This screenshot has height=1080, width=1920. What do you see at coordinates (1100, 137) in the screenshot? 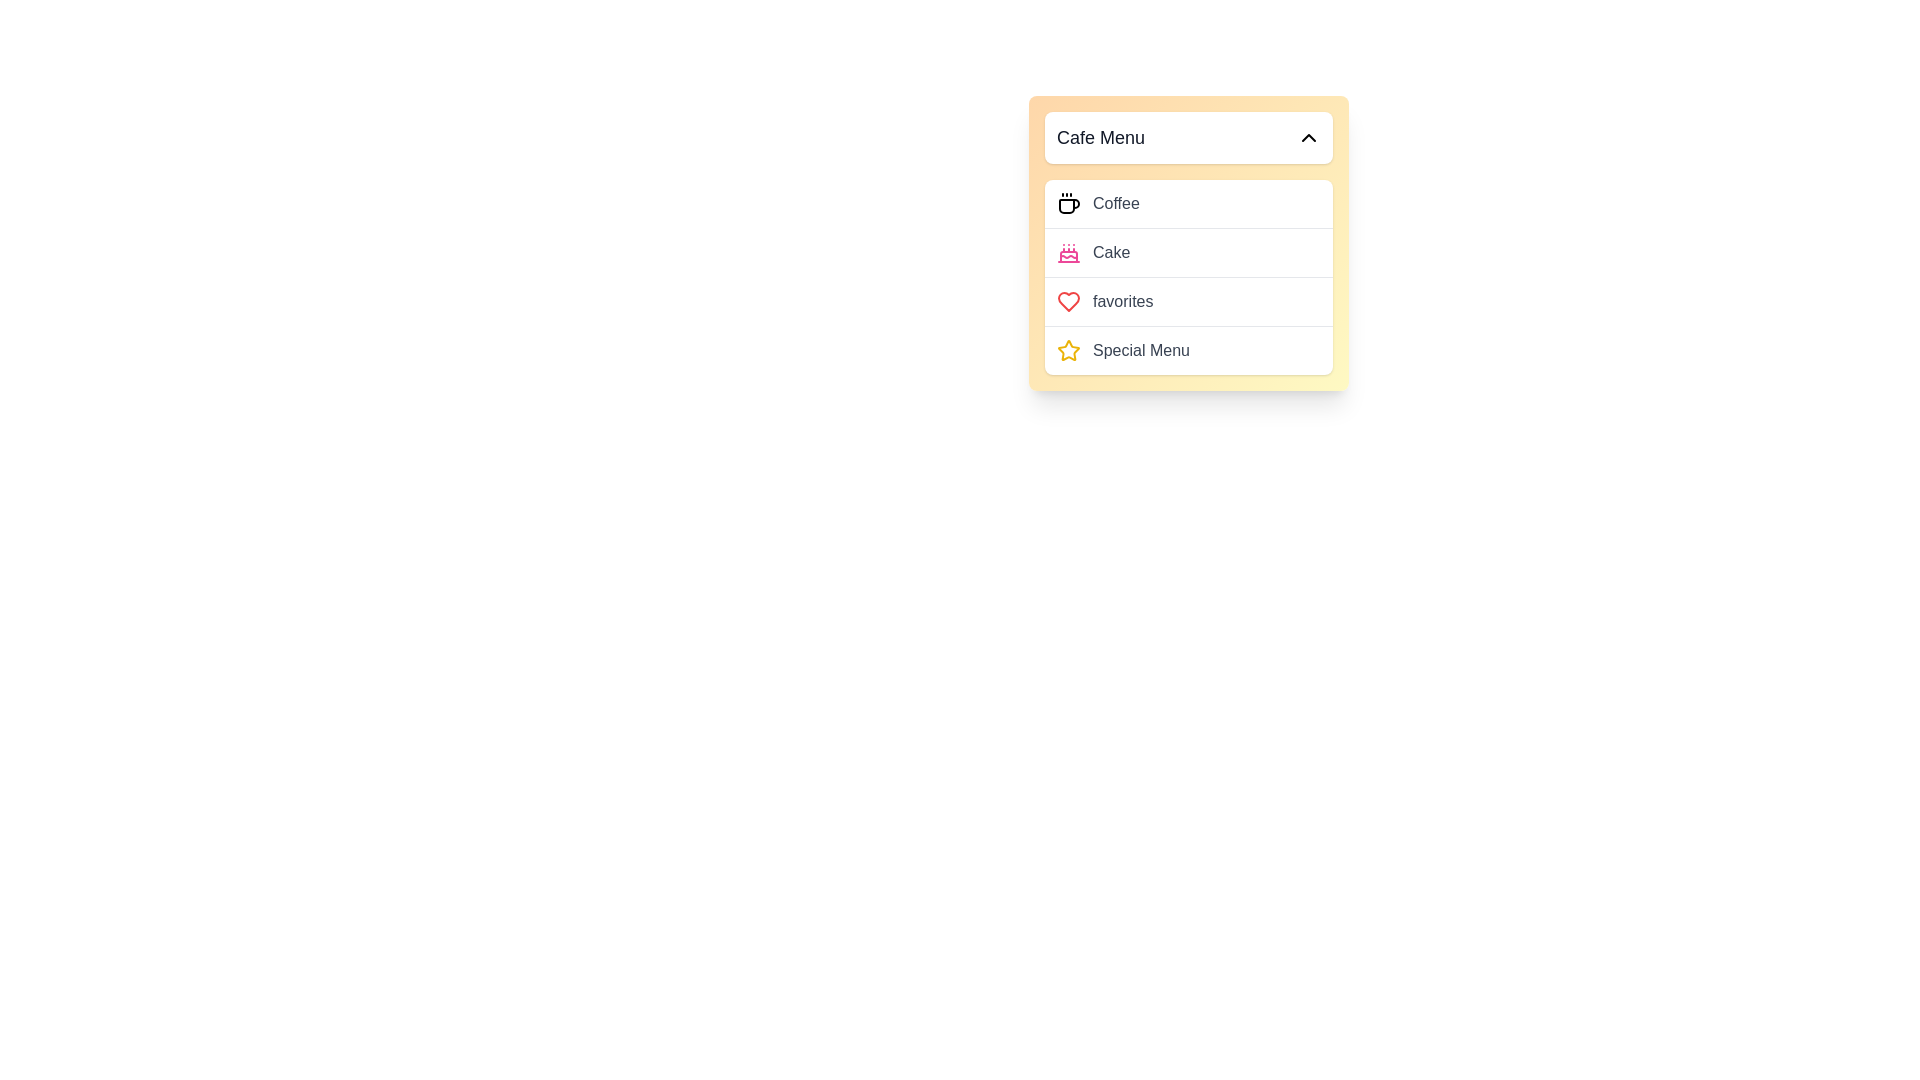
I see `the static text element displaying 'Cafe Menu', which is located at the top-left section of the main interface, before a small chevron-up icon` at bounding box center [1100, 137].